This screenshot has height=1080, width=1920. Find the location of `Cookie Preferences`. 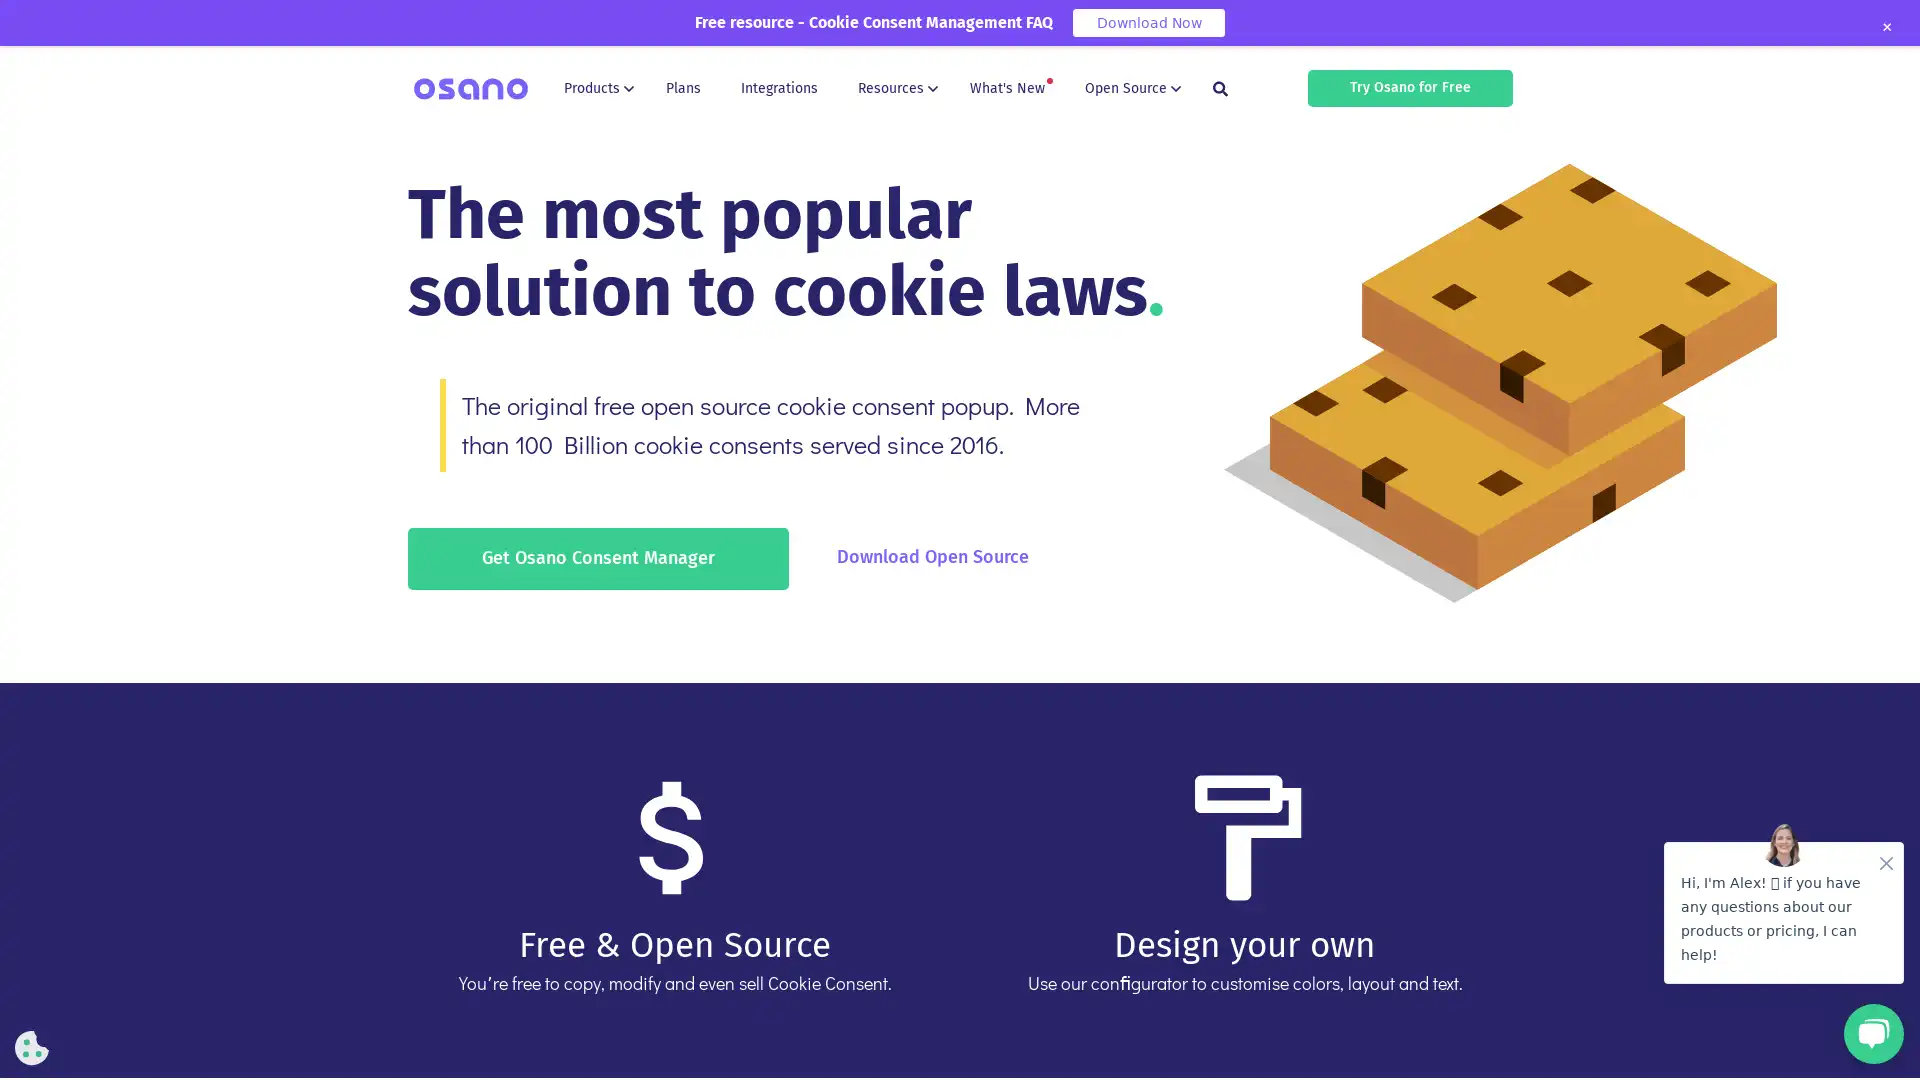

Cookie Preferences is located at coordinates (32, 1047).